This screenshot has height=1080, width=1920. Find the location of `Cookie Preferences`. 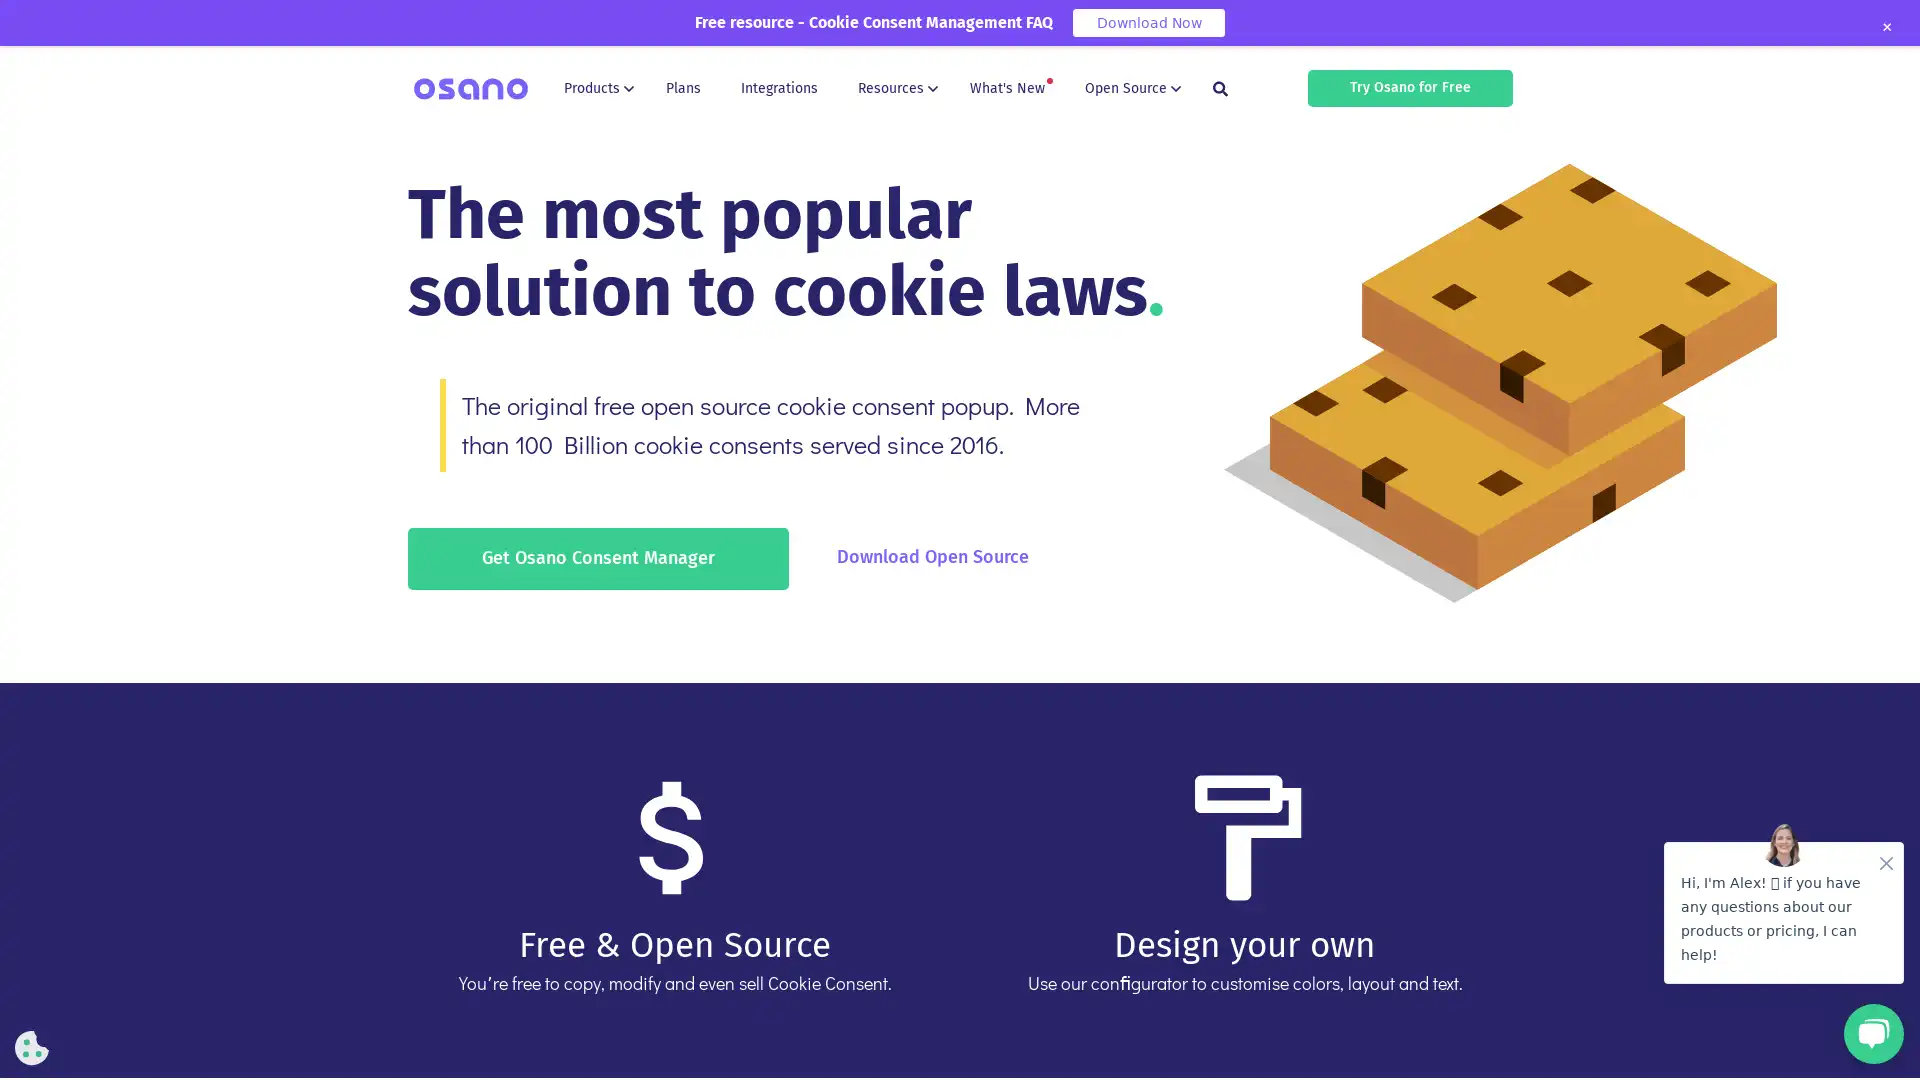

Cookie Preferences is located at coordinates (32, 1047).